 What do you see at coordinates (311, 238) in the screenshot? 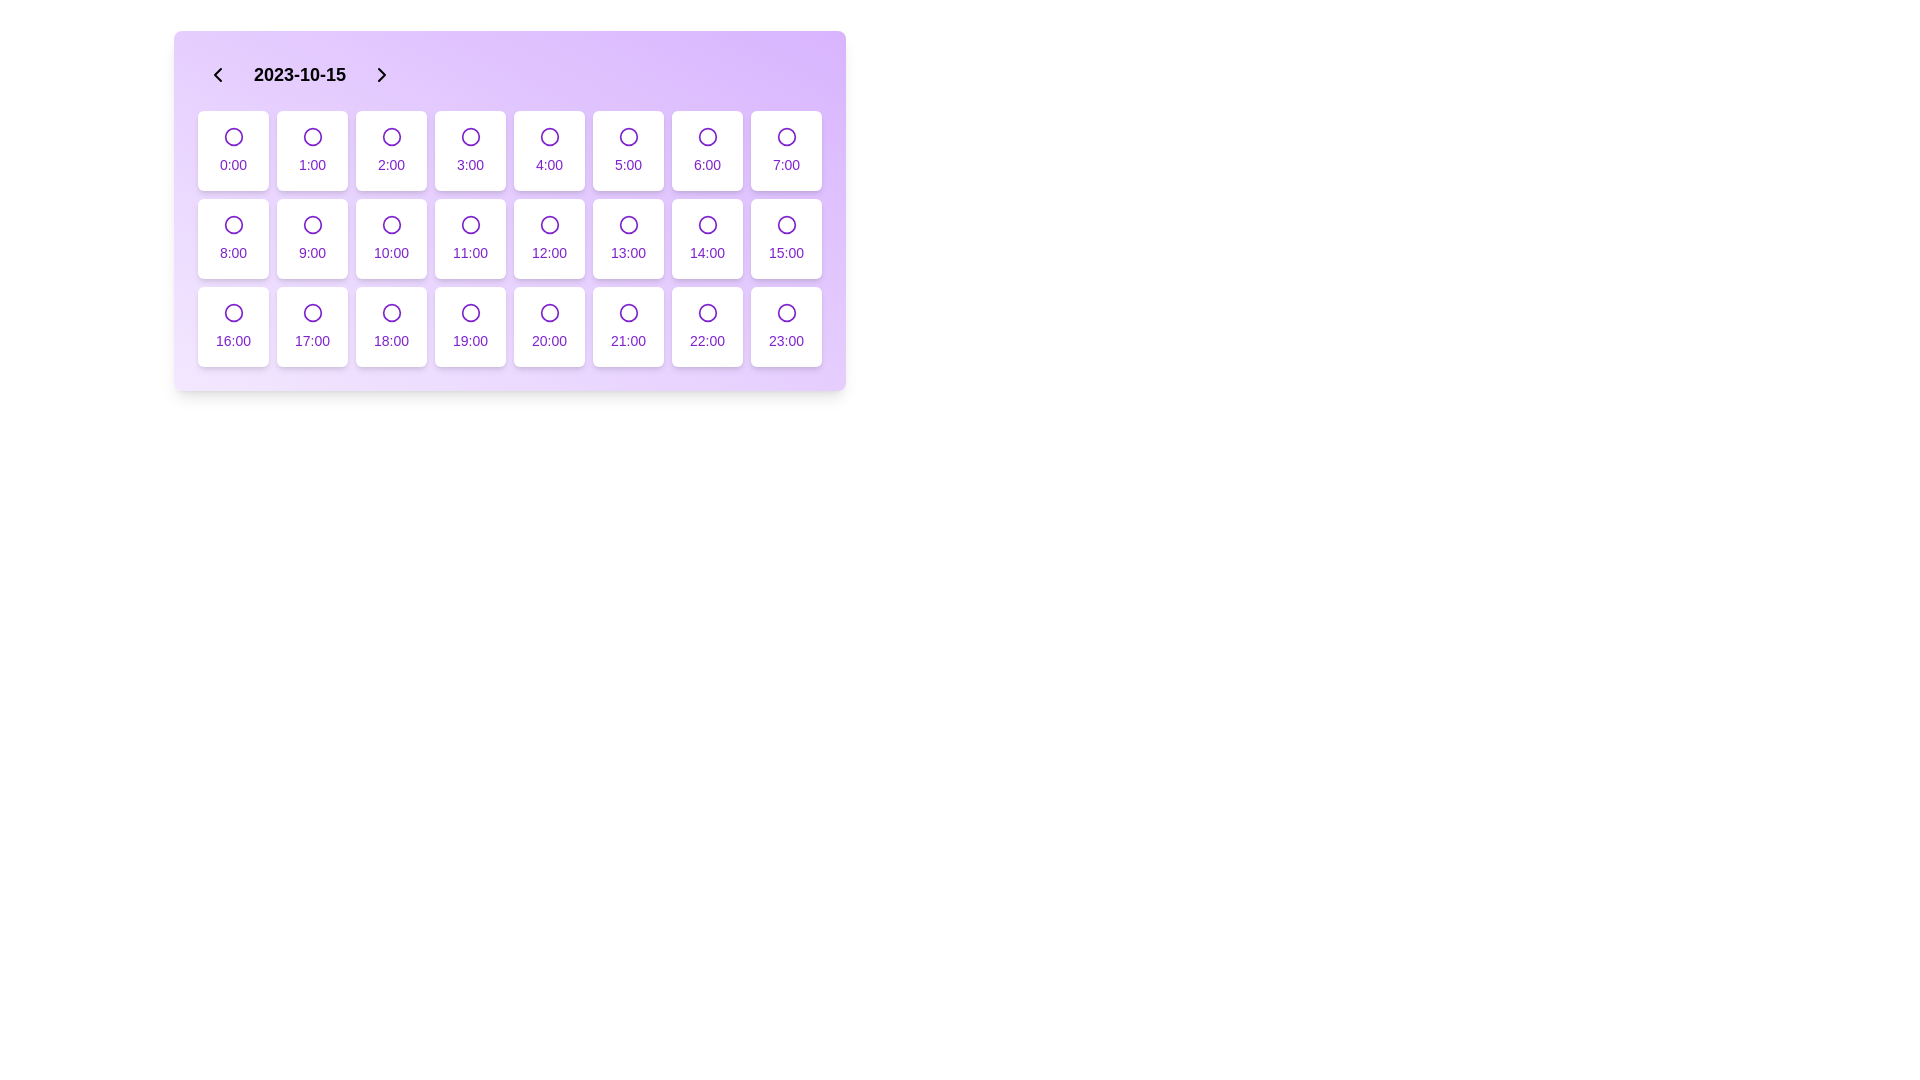
I see `the button labeled '9:00' with a white background and a purple border` at bounding box center [311, 238].